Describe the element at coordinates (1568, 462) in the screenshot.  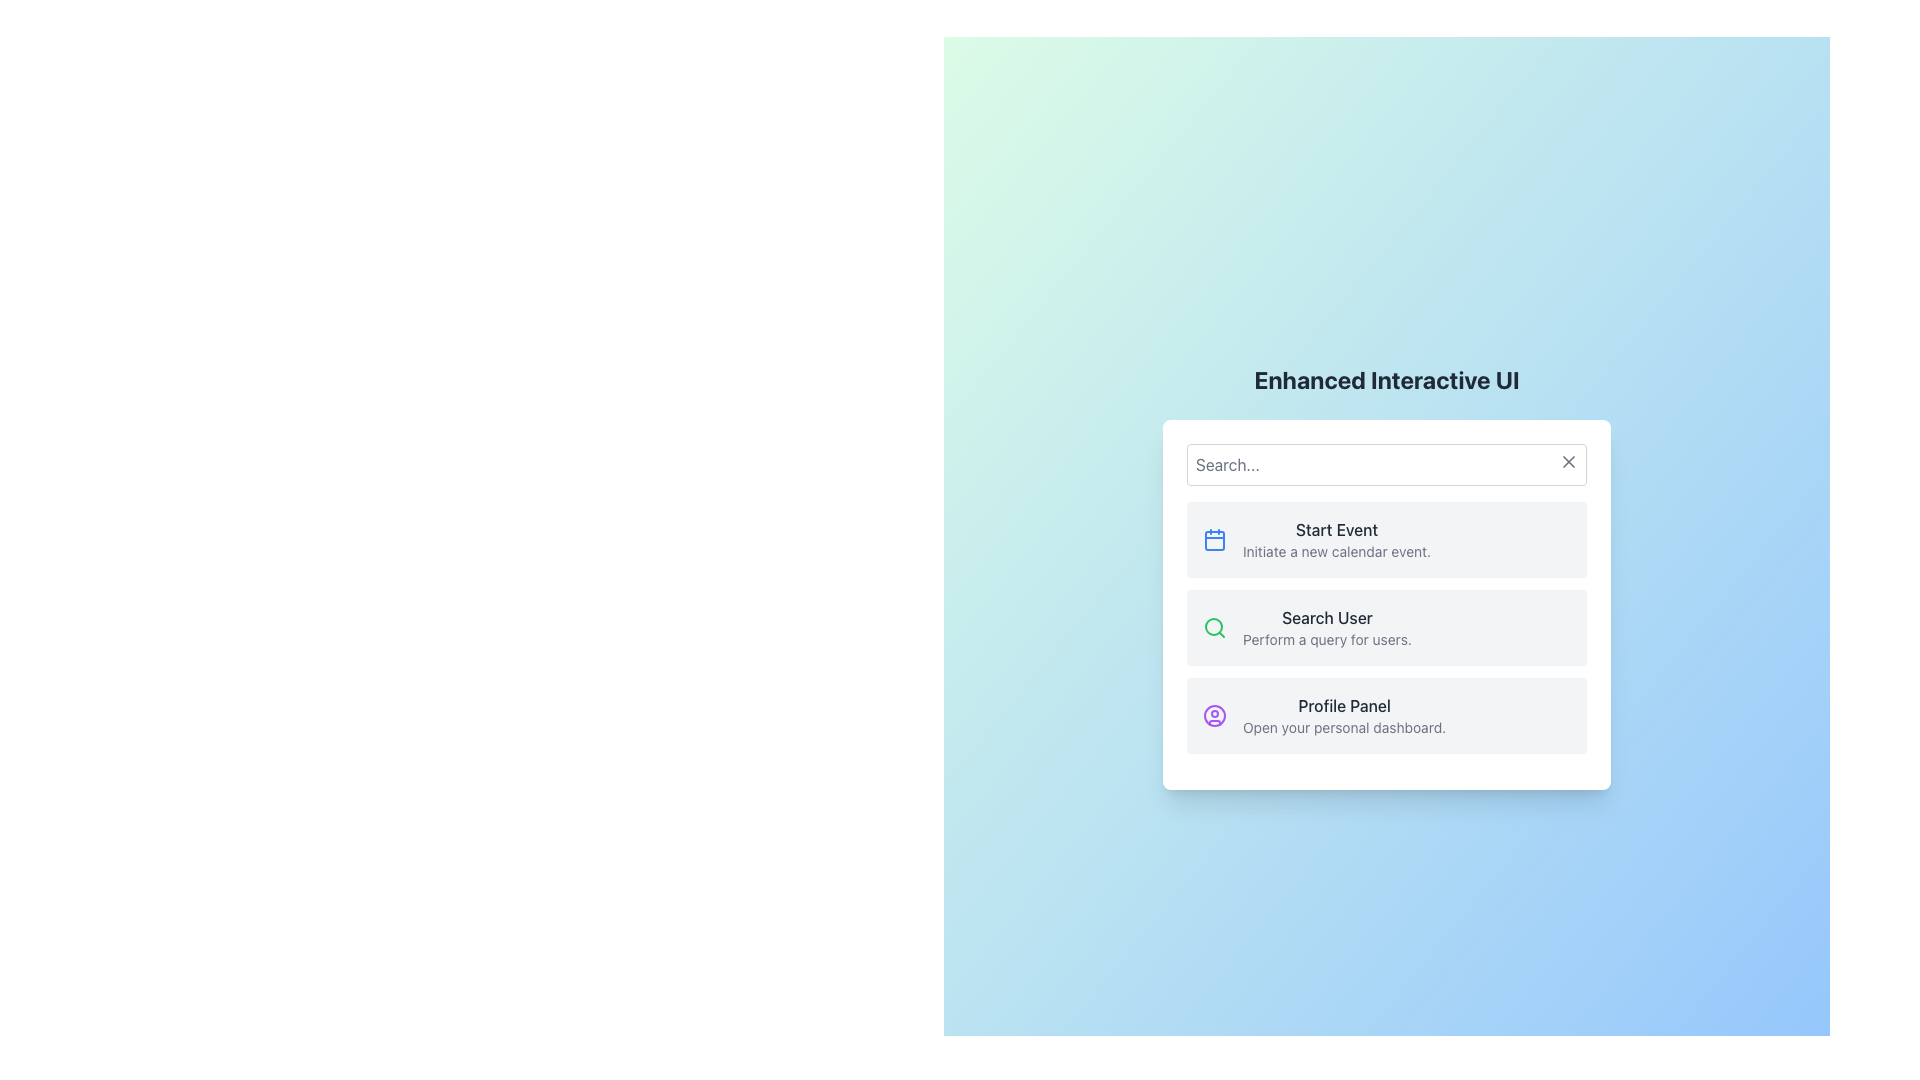
I see `the vector graphic line that is part of the close icon in the search bar` at that location.